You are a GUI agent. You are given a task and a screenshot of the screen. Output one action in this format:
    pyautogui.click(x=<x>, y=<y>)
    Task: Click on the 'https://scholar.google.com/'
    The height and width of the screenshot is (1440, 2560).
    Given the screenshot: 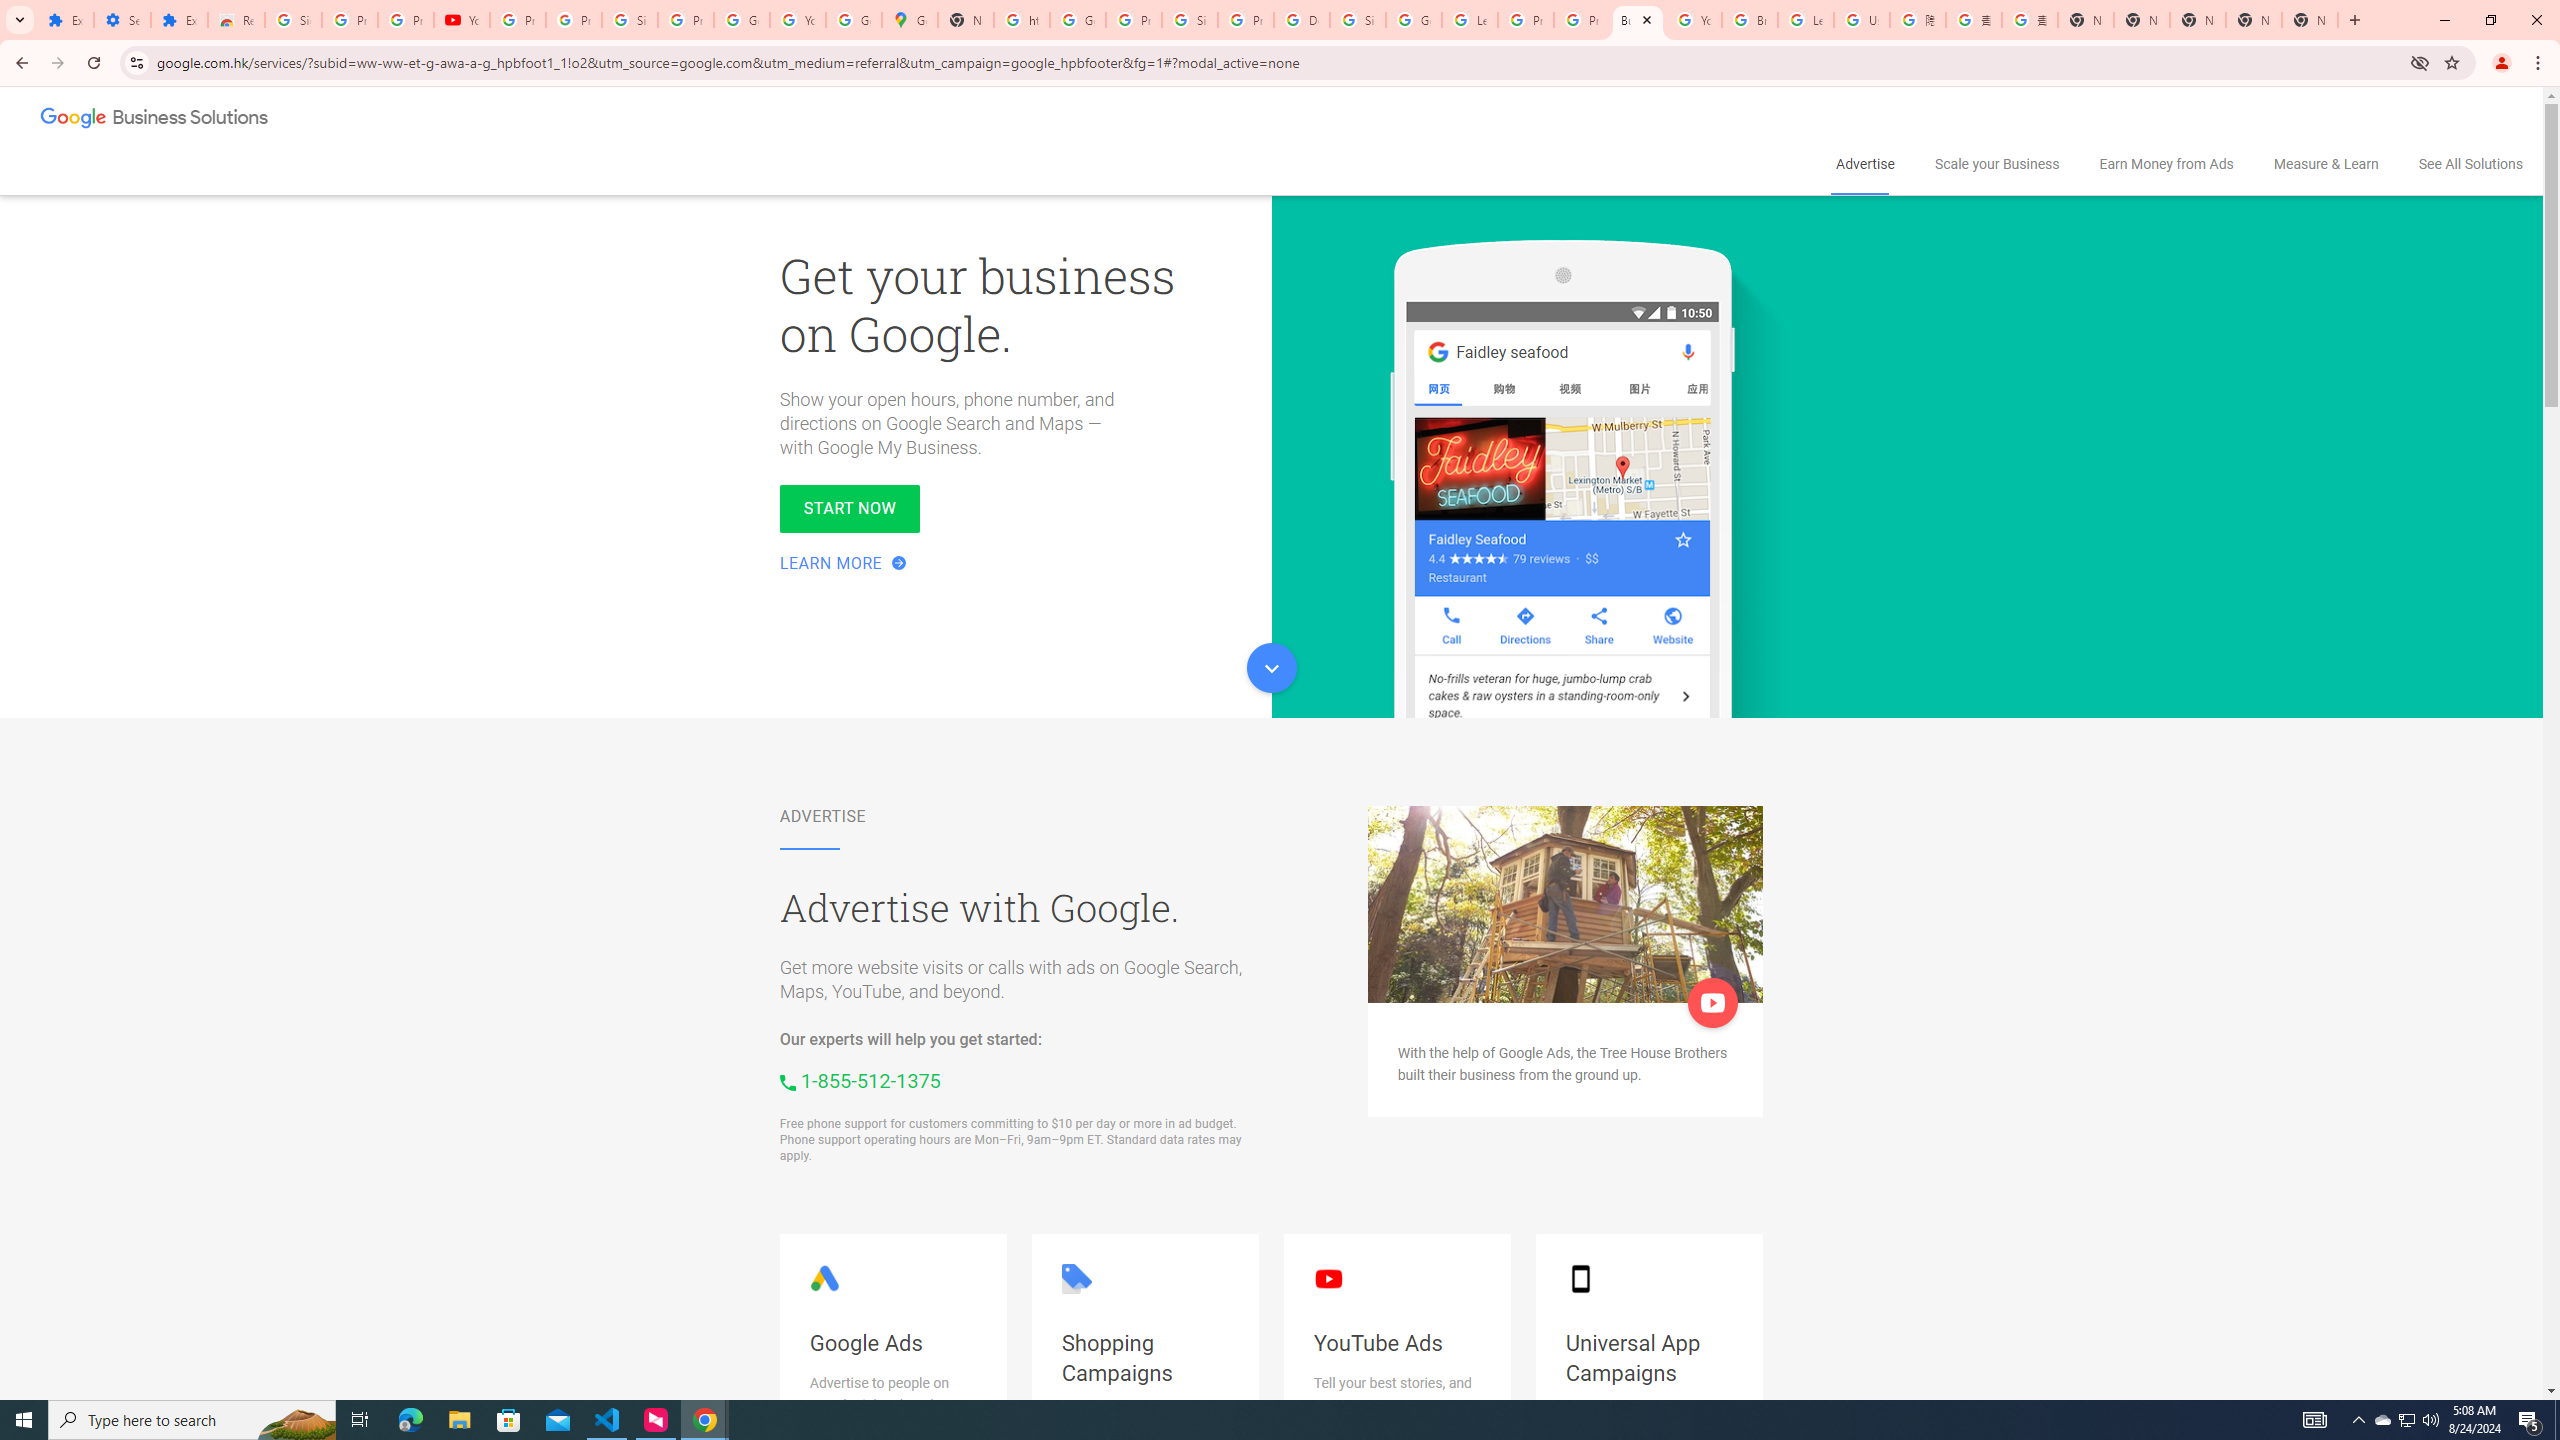 What is the action you would take?
    pyautogui.click(x=1022, y=19)
    